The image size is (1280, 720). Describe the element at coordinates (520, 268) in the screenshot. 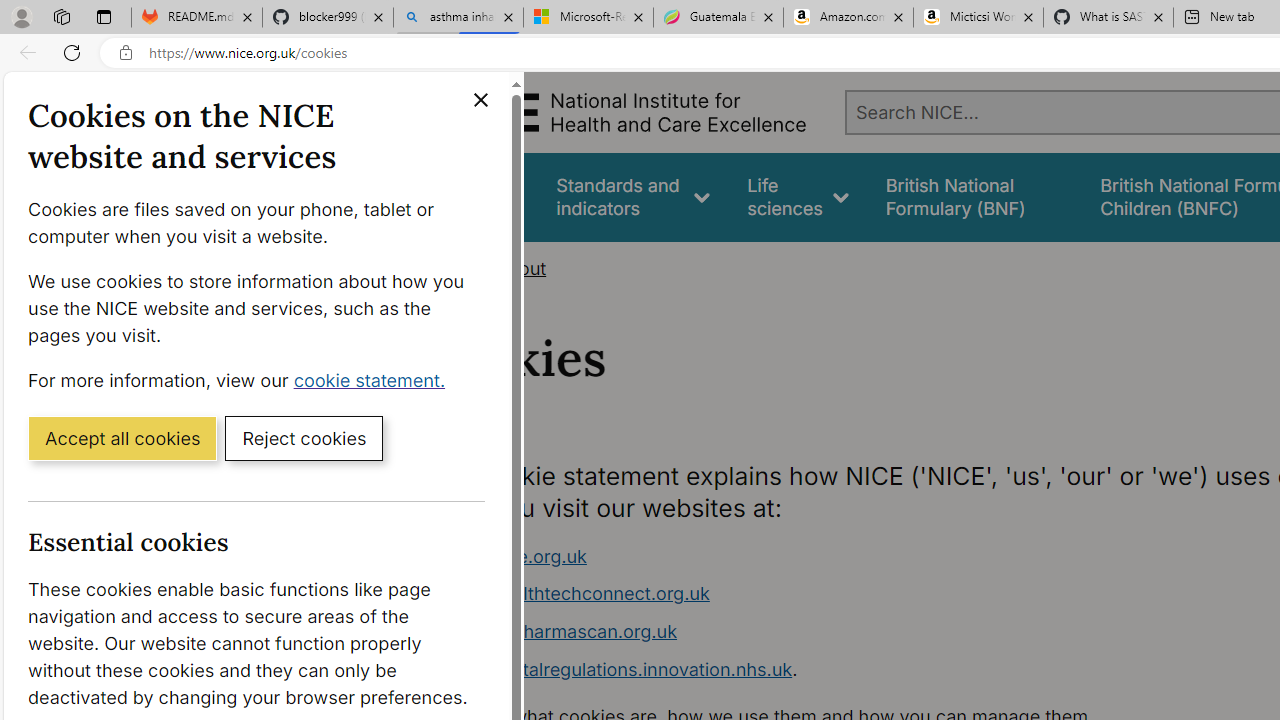

I see `'About'` at that location.